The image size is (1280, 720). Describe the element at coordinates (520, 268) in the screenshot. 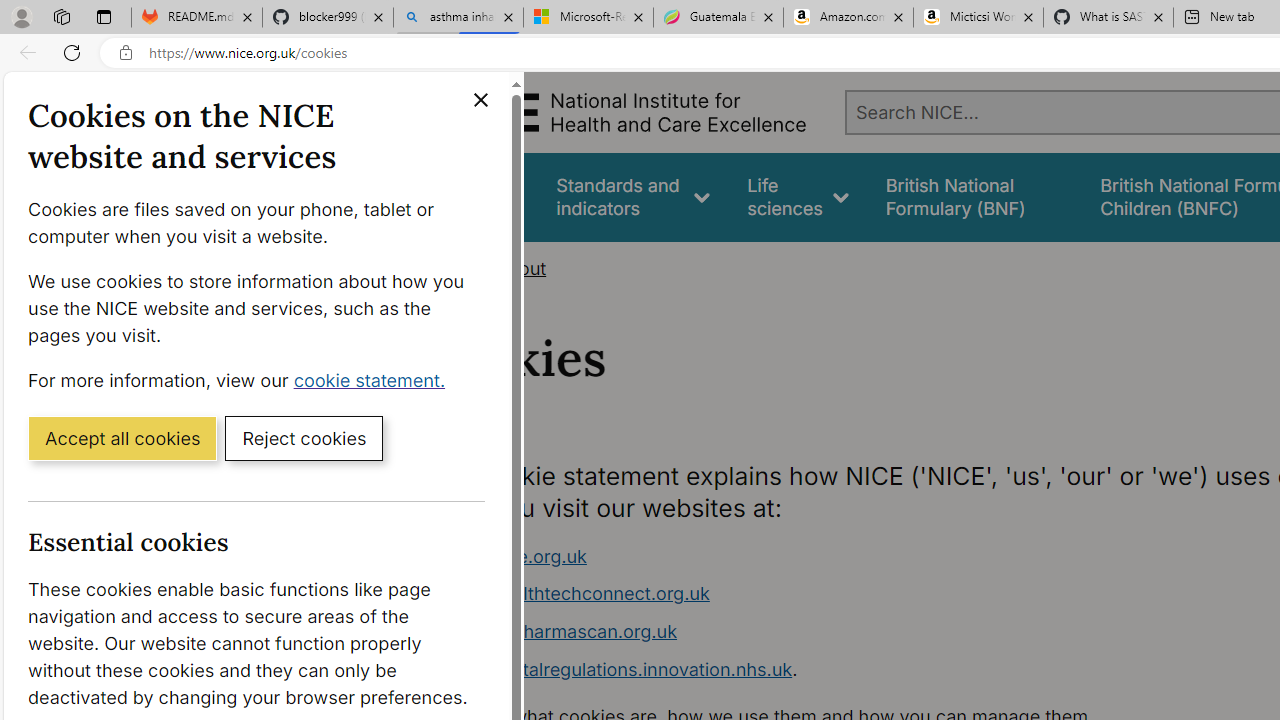

I see `'About'` at that location.